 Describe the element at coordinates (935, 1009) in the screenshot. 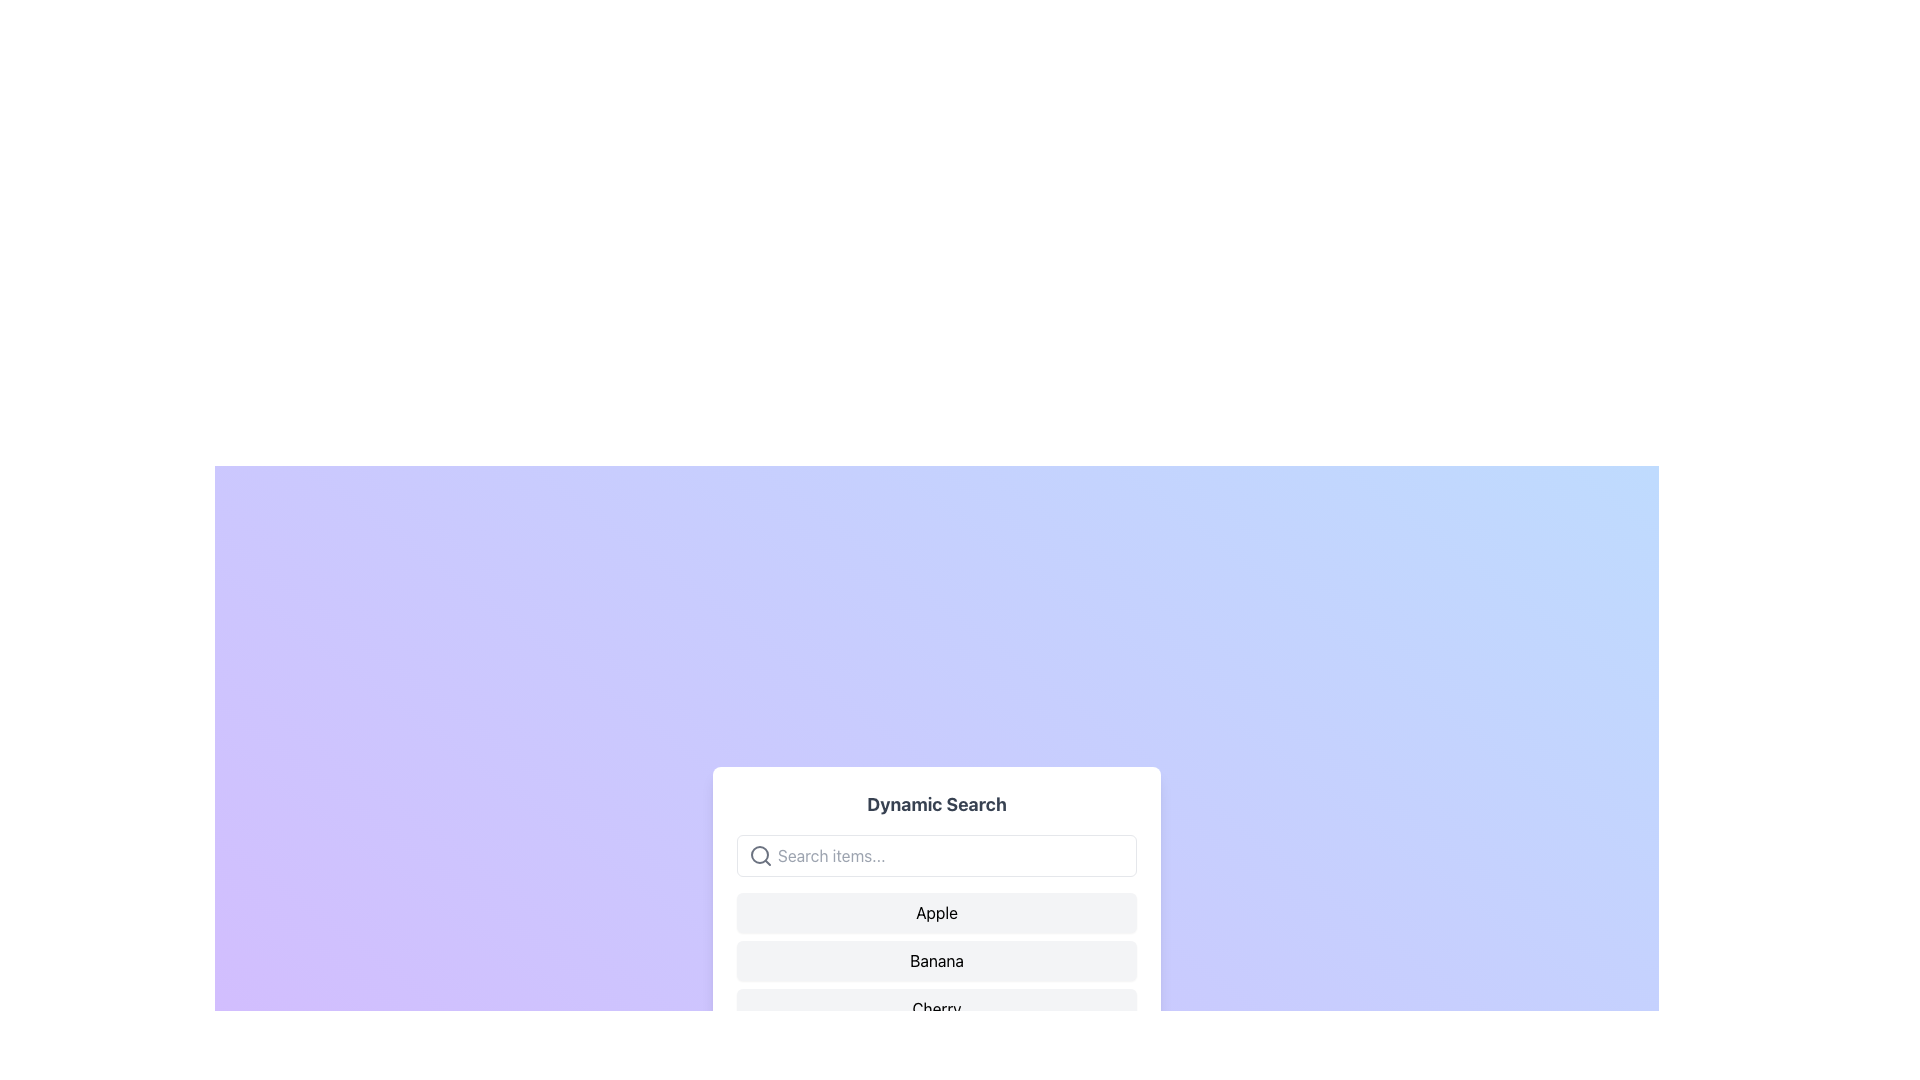

I see `the text-based list item labeled 'Cherry' using keyboard navigation` at that location.